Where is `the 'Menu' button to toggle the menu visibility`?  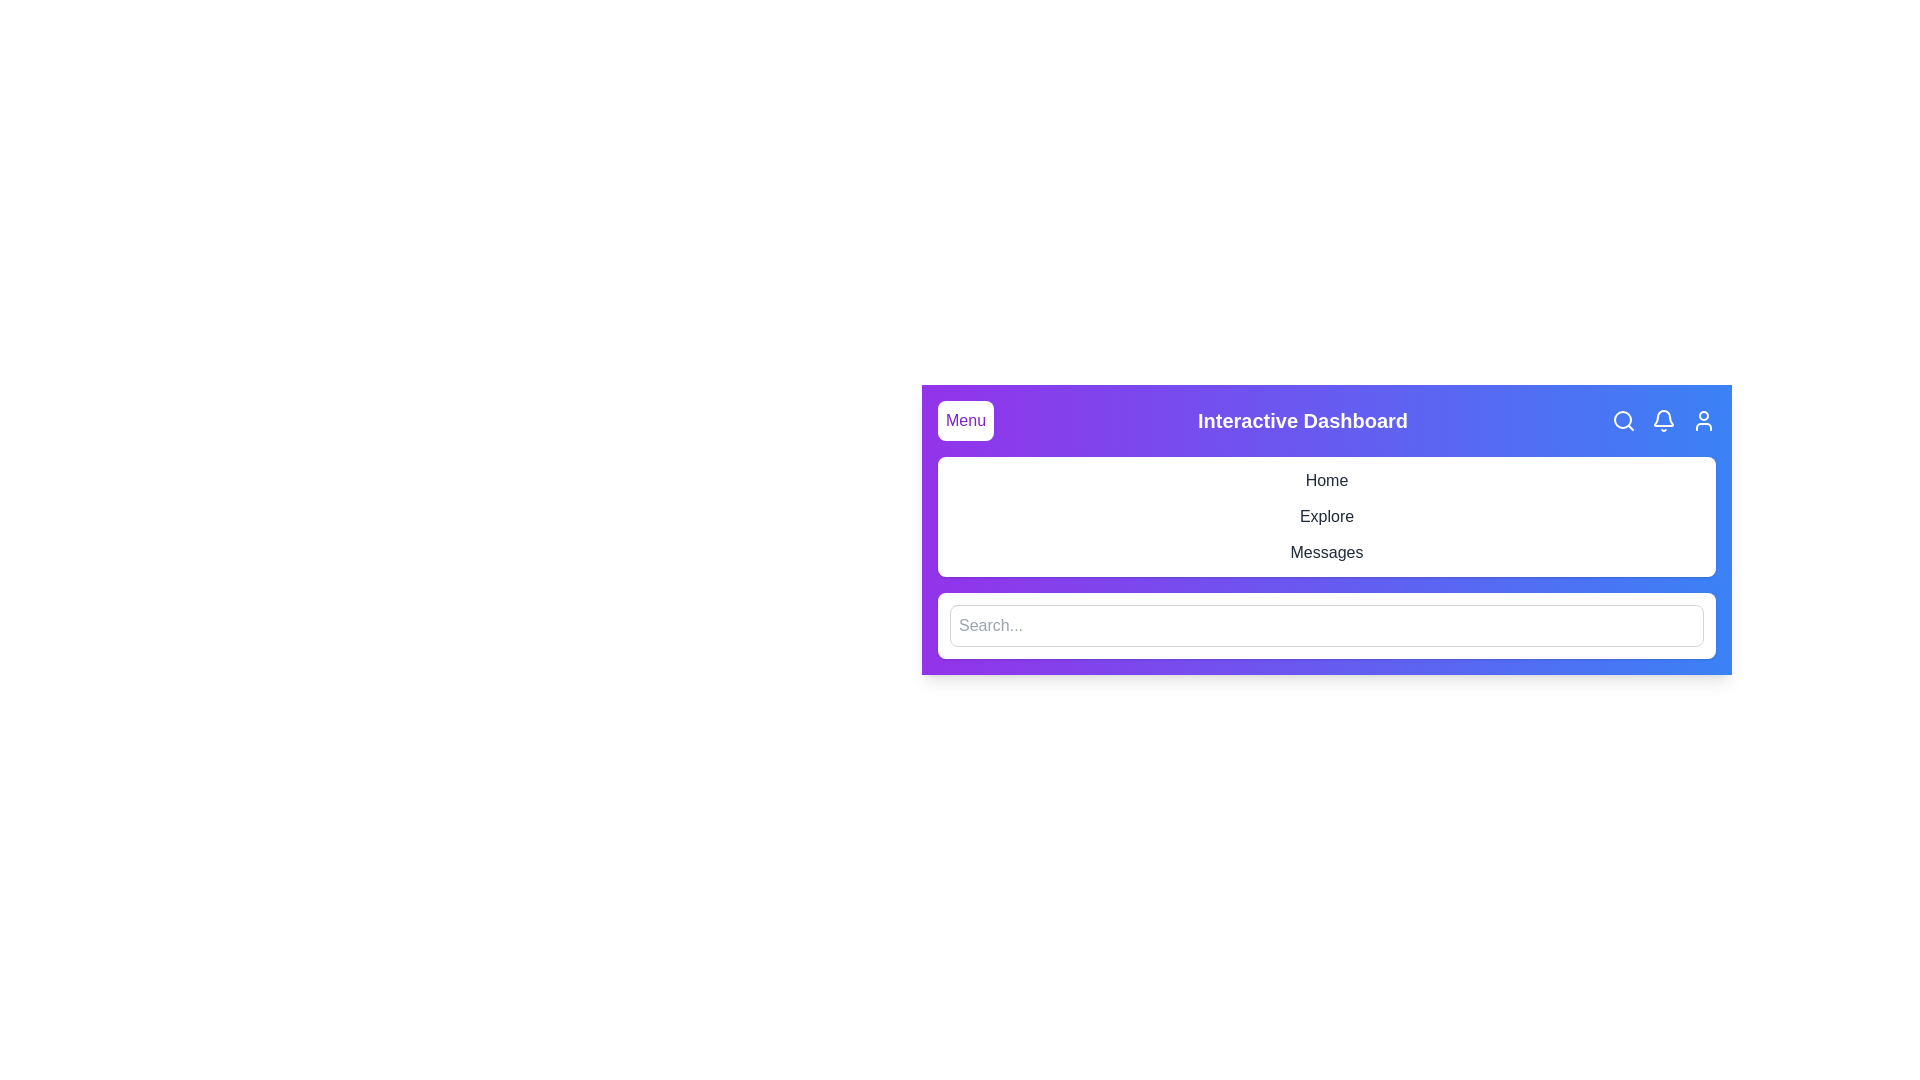
the 'Menu' button to toggle the menu visibility is located at coordinates (965, 419).